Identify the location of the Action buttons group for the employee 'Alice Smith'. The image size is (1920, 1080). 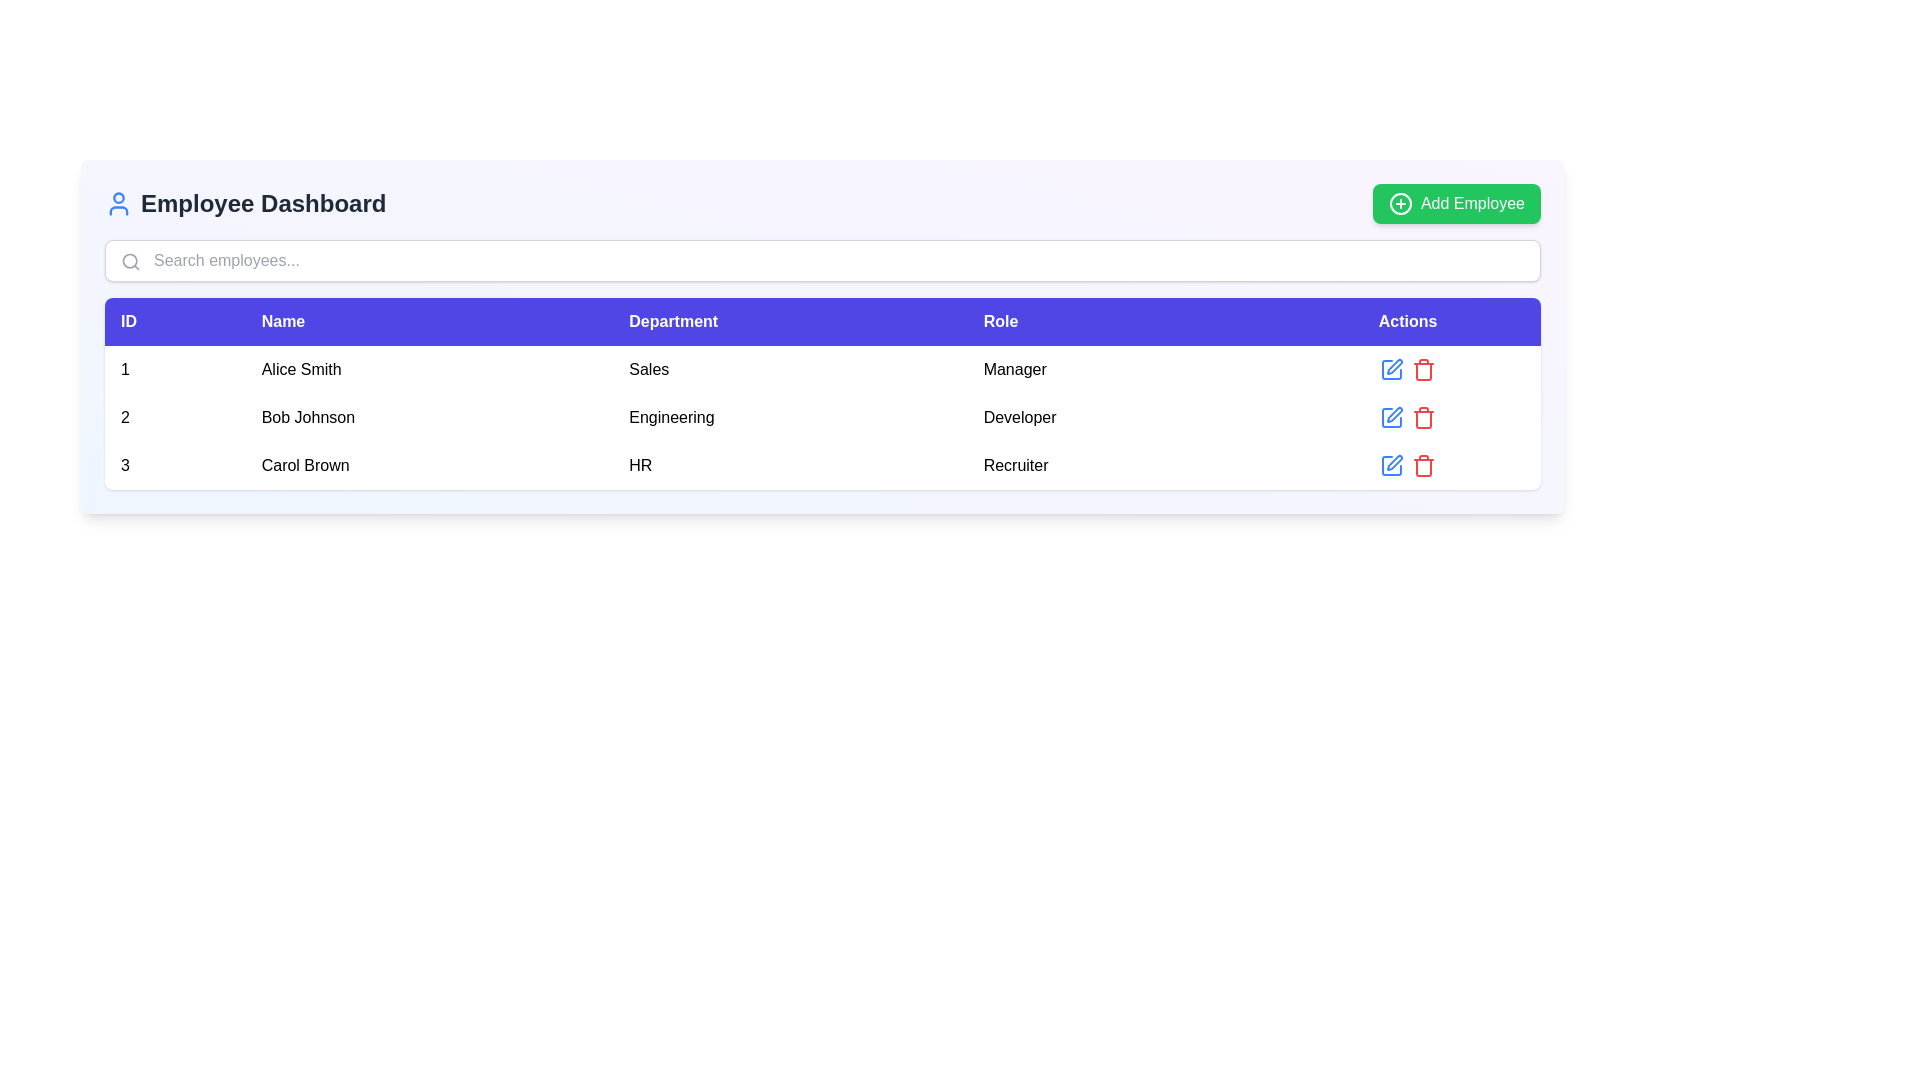
(1407, 370).